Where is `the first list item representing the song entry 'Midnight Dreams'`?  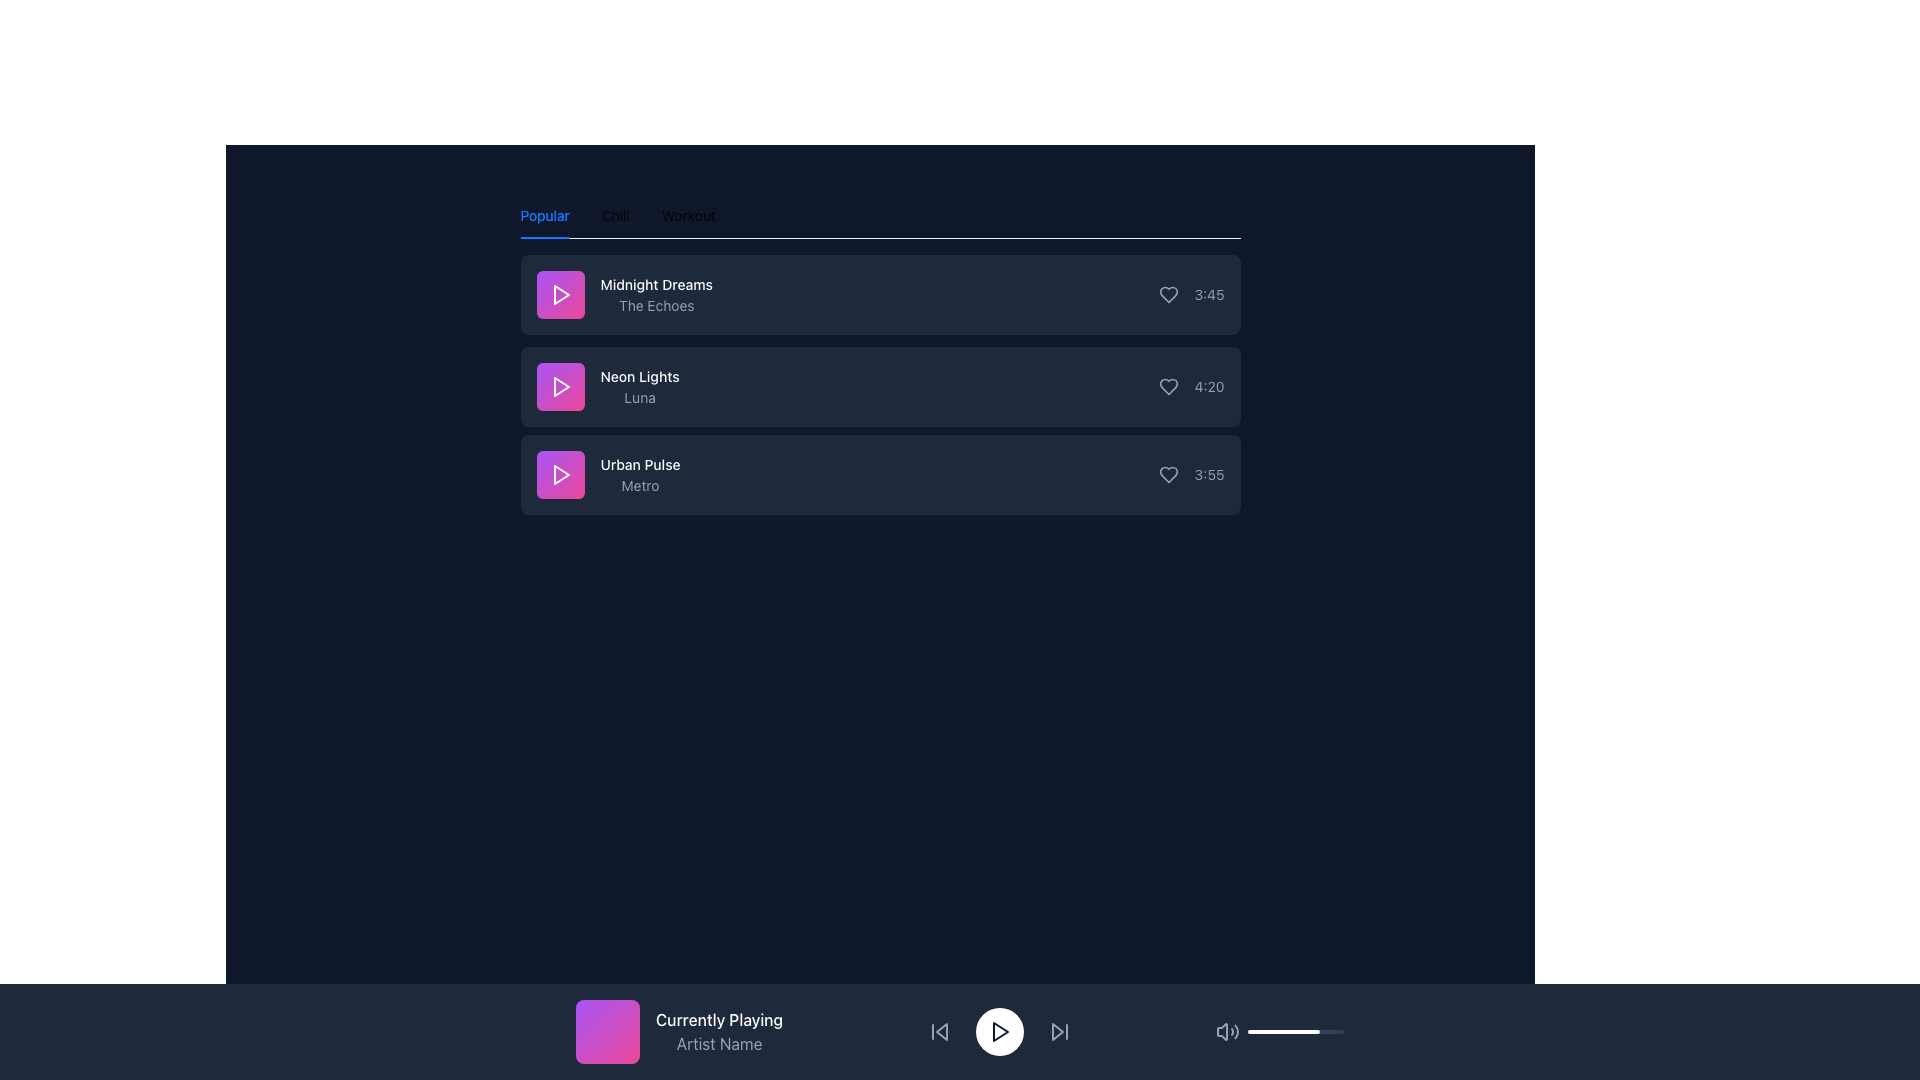 the first list item representing the song entry 'Midnight Dreams' is located at coordinates (880, 294).